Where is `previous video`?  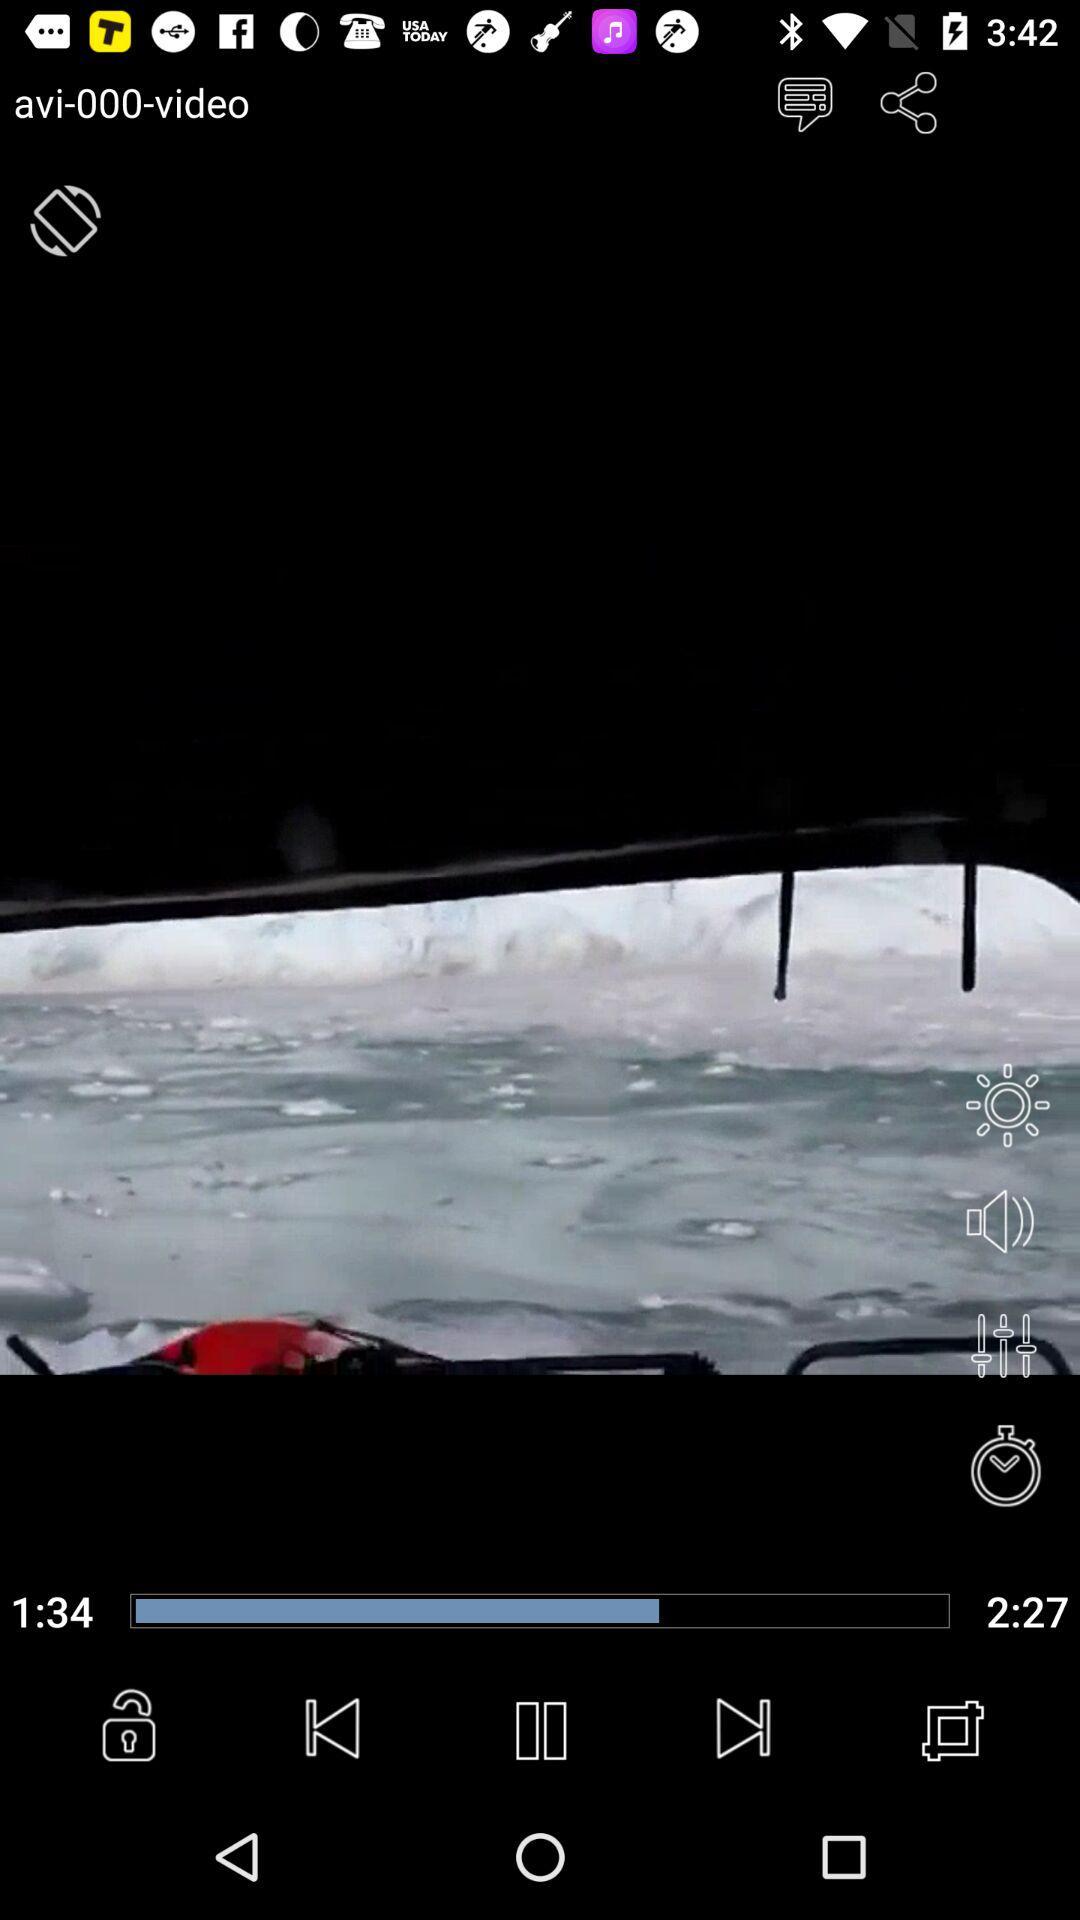 previous video is located at coordinates (333, 1730).